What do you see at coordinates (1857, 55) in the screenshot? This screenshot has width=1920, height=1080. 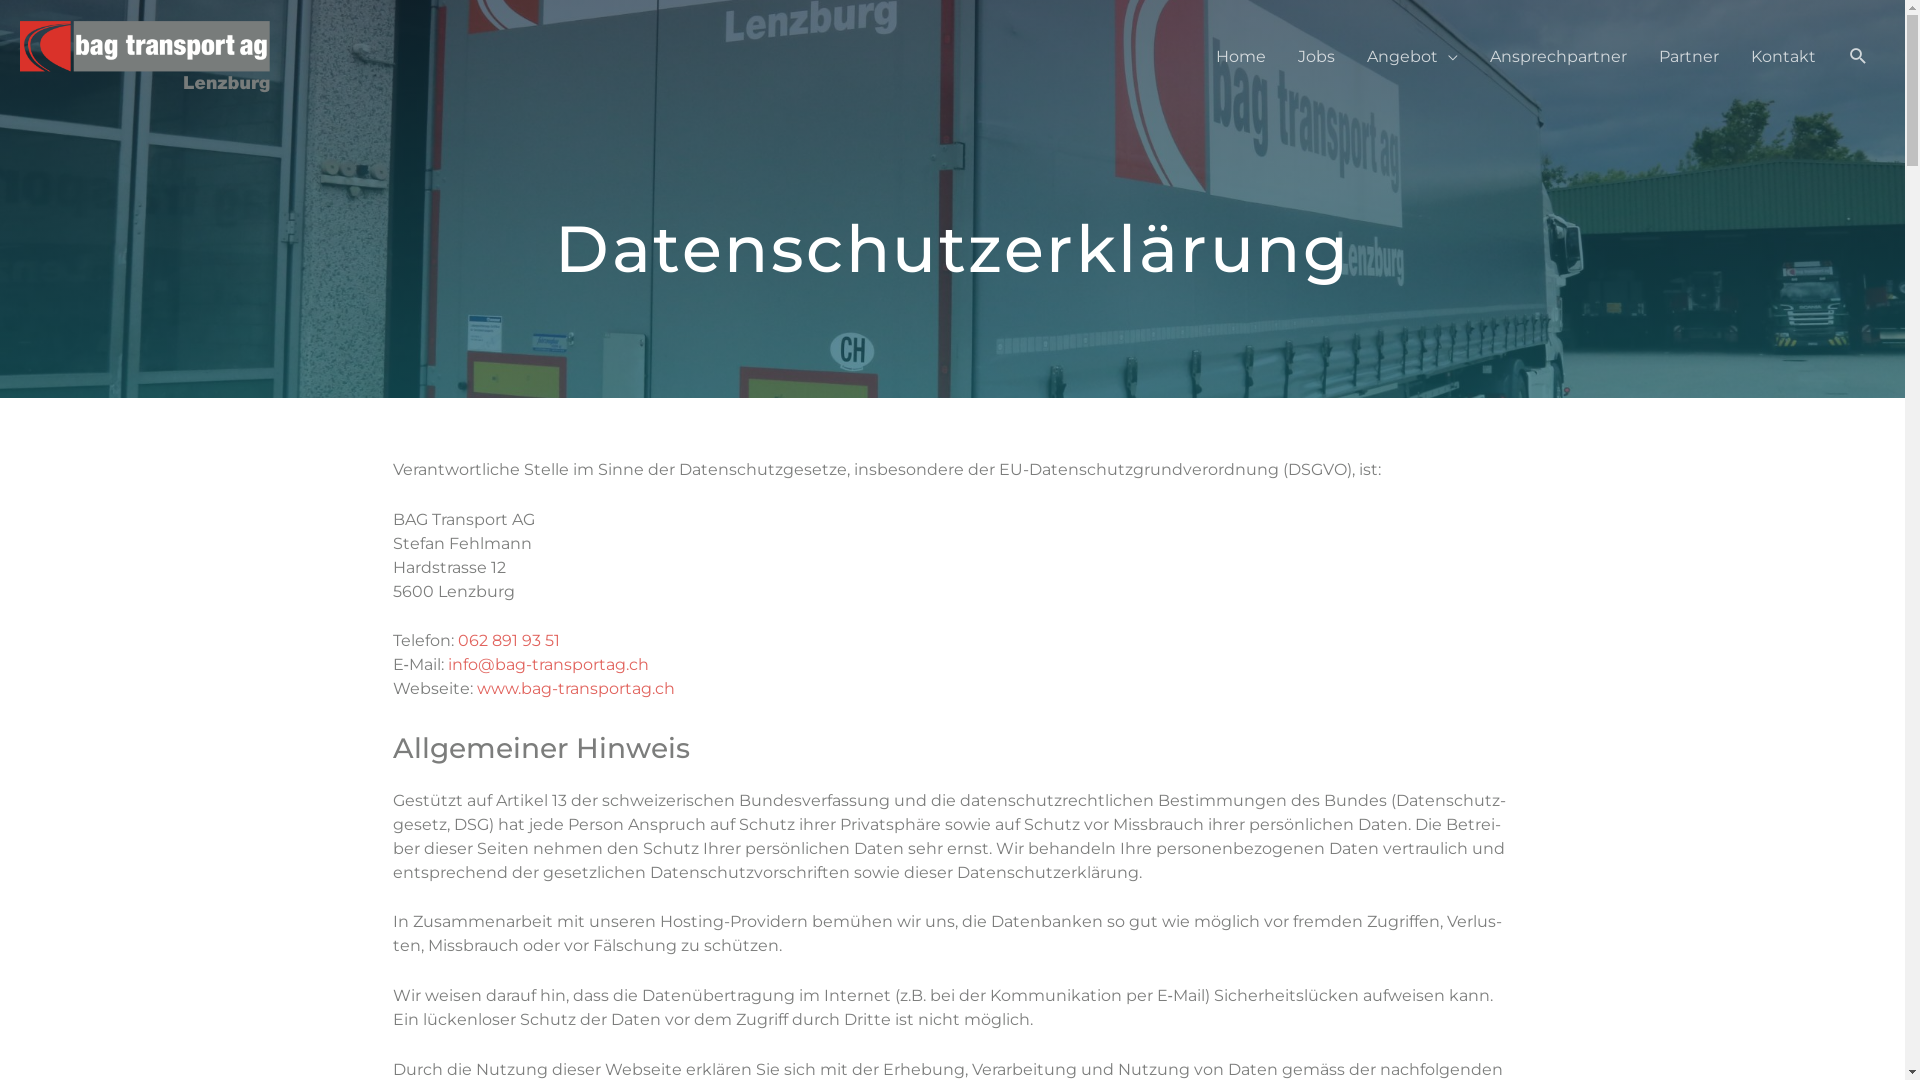 I see `'Suche'` at bounding box center [1857, 55].